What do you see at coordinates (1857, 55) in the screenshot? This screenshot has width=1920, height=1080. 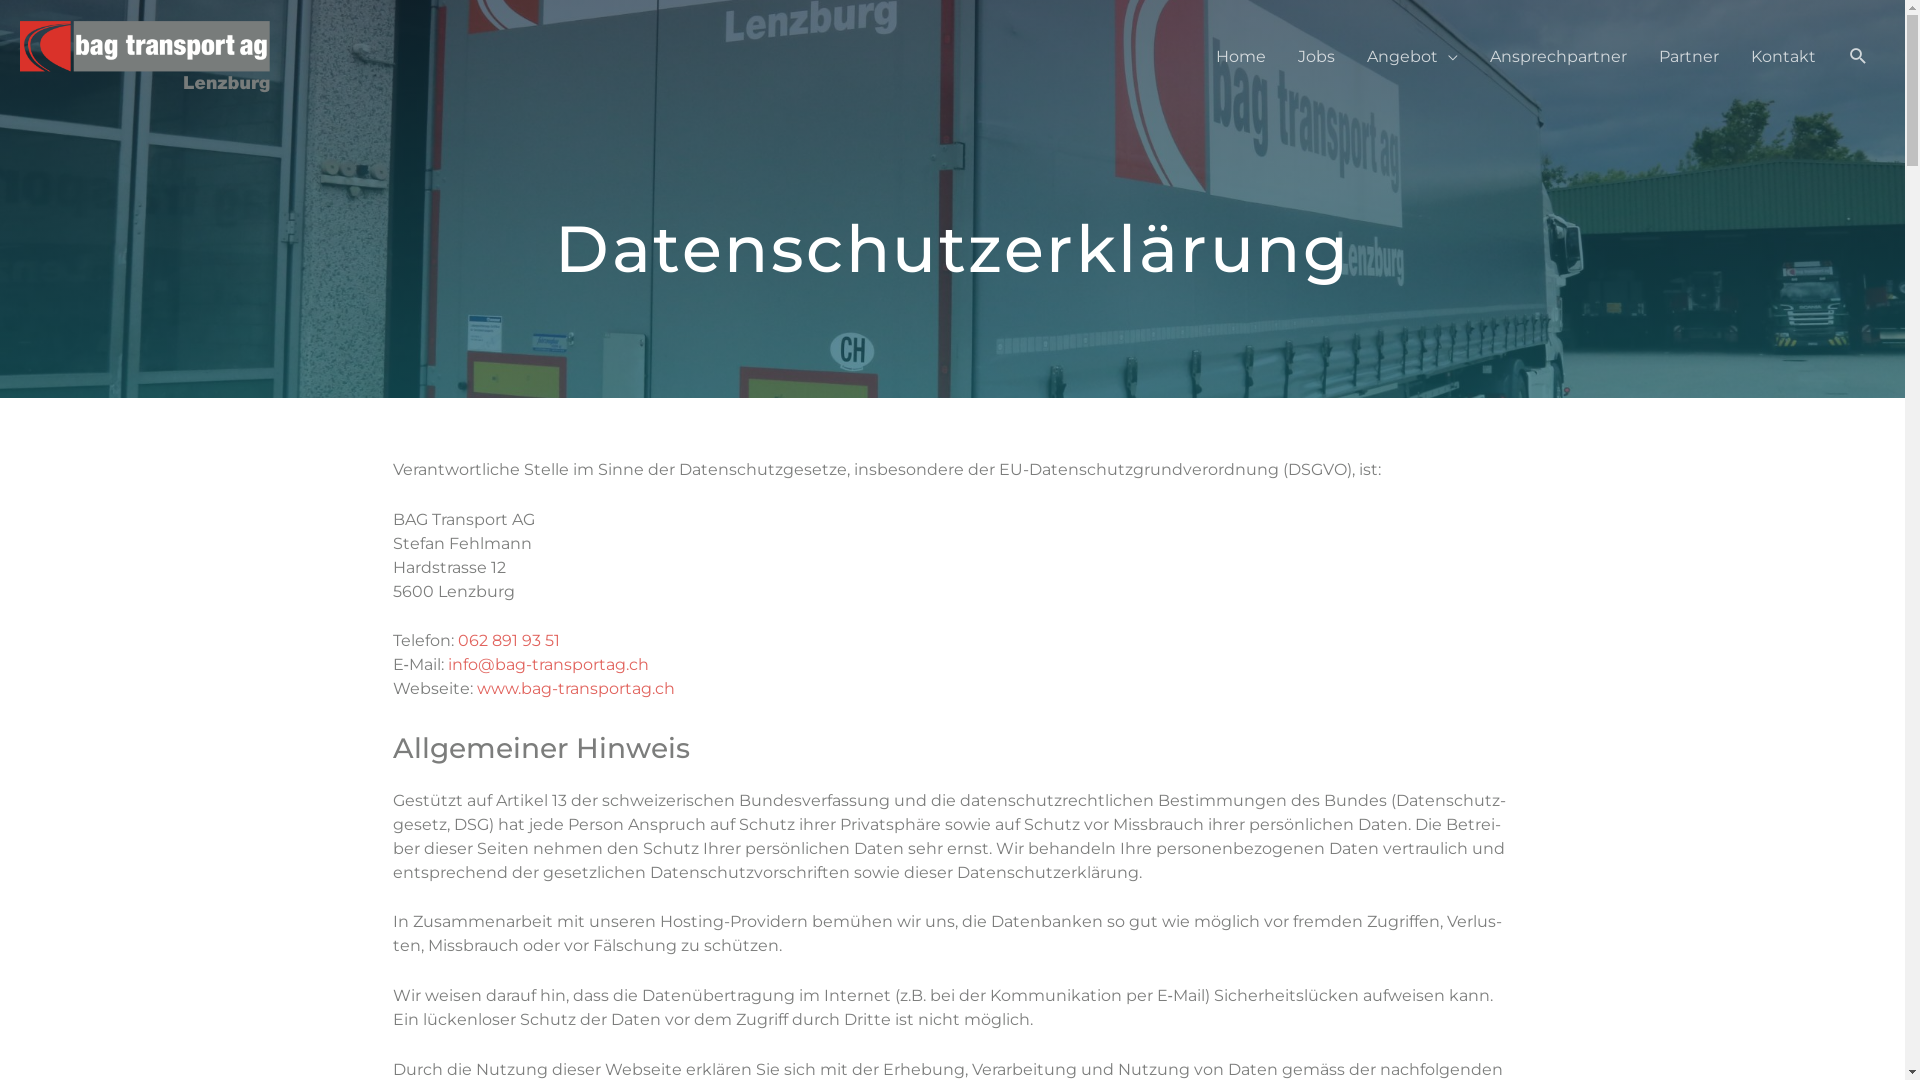 I see `'Suche'` at bounding box center [1857, 55].